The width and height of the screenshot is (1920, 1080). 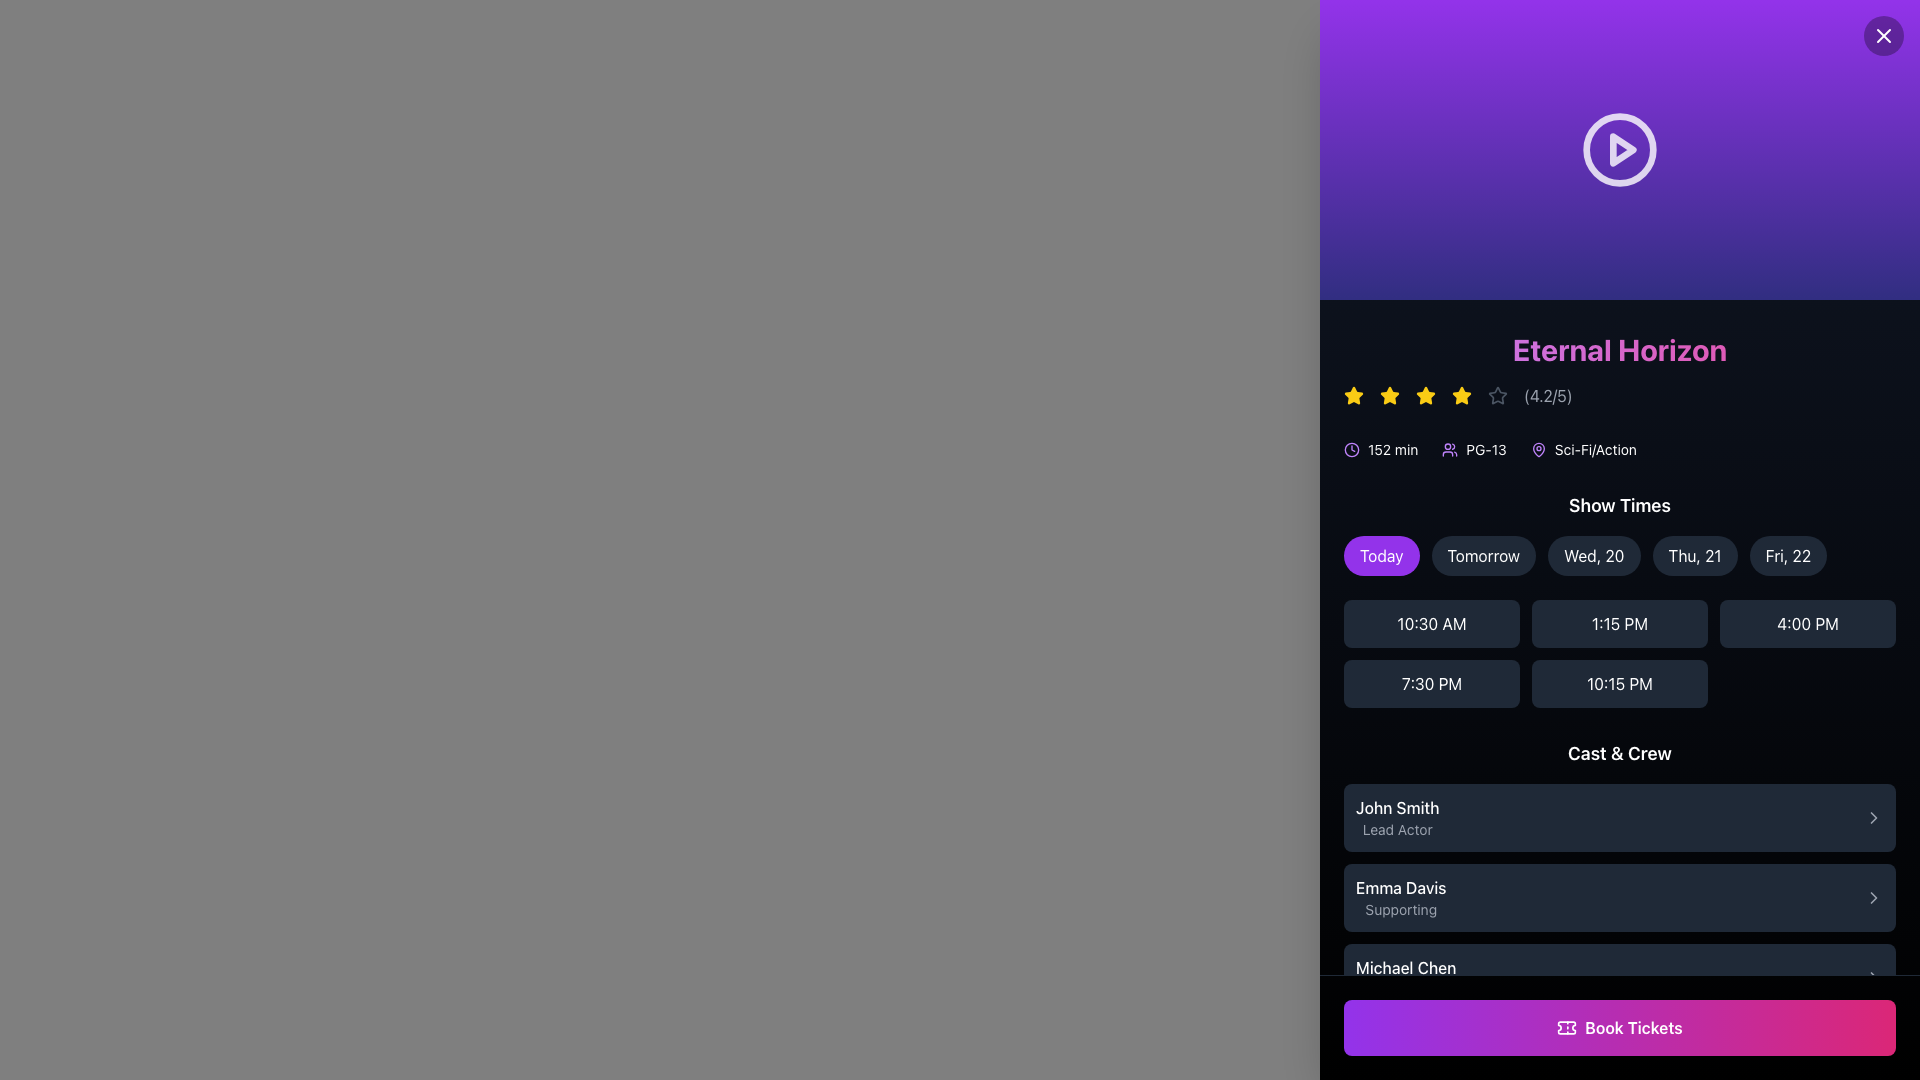 I want to click on the heading or title text indicating the 'Audience Reviews' section, which is positioned above the first review's text, so click(x=1620, y=1056).